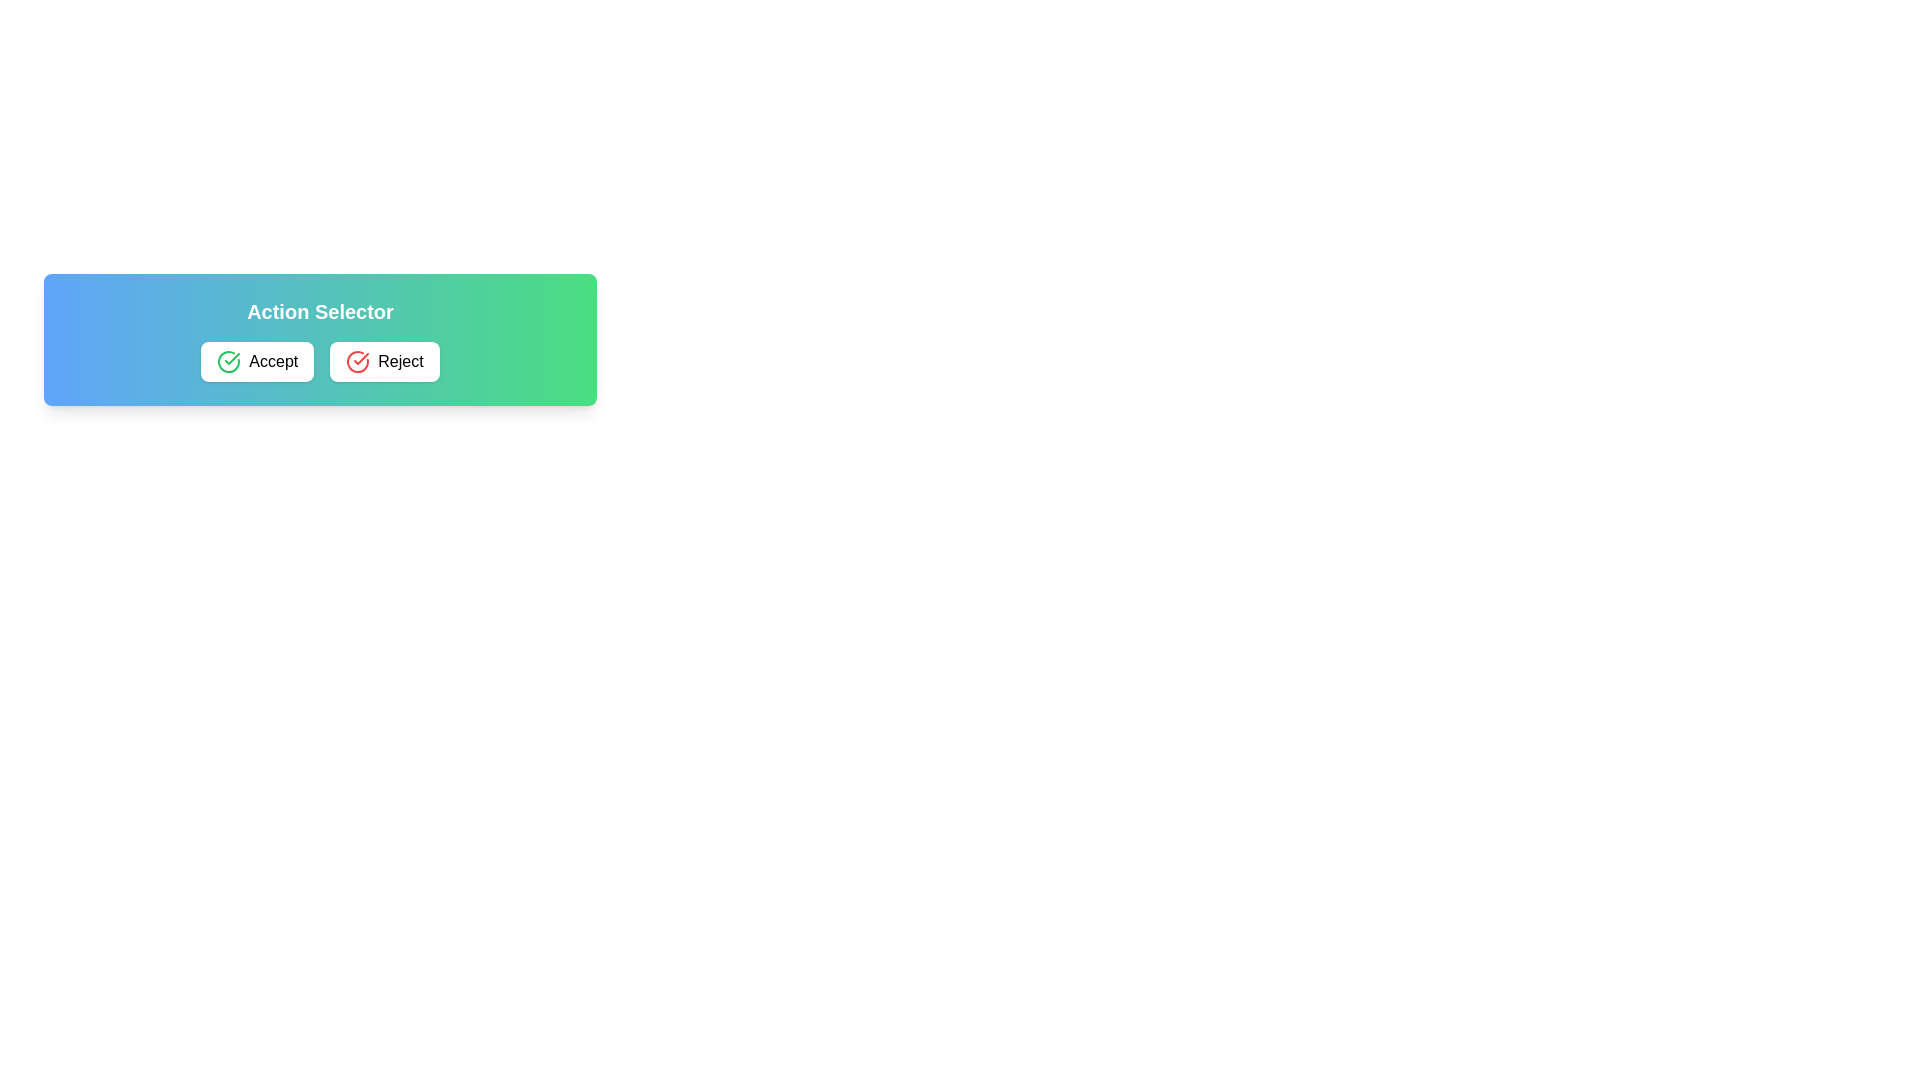 This screenshot has width=1920, height=1080. I want to click on the green circular icon with a checkmark next to the 'Accept' button to indicate approval, so click(229, 362).